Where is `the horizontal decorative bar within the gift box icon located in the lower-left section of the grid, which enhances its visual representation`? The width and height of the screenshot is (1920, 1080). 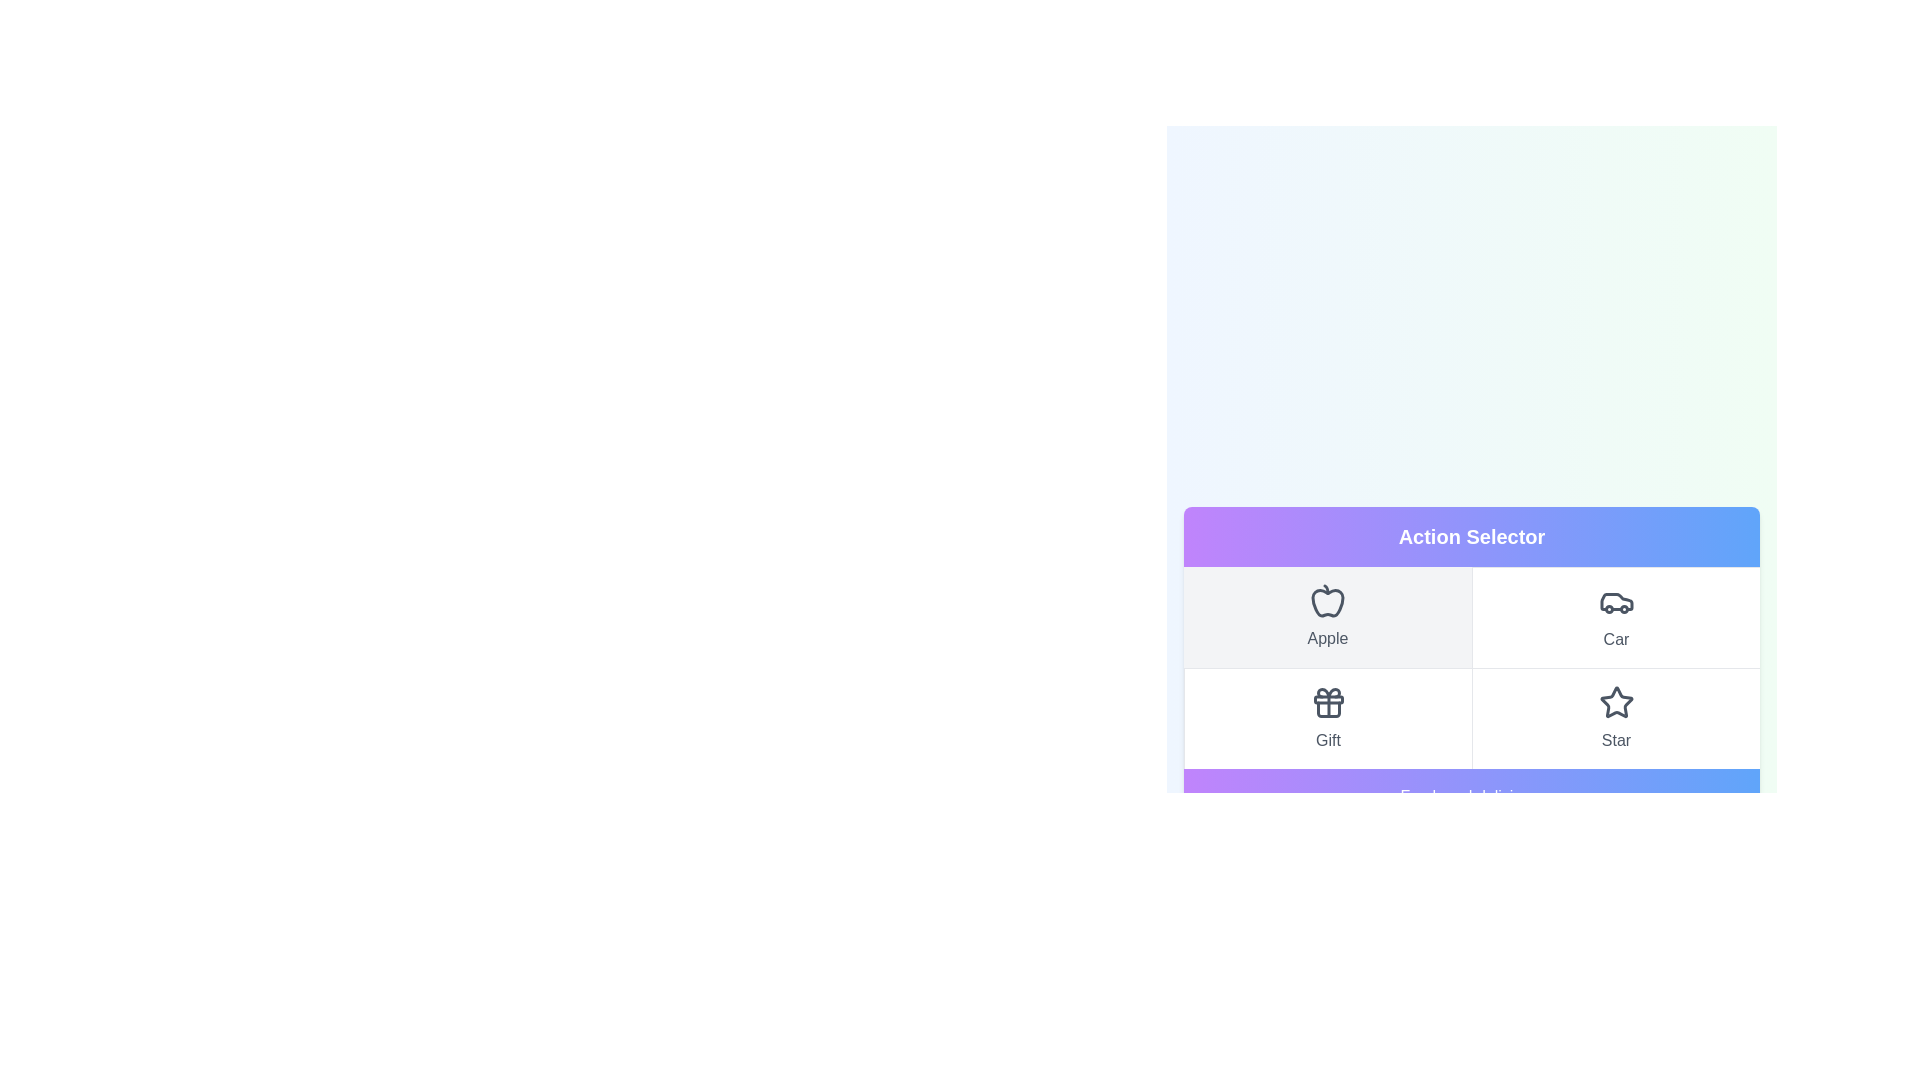 the horizontal decorative bar within the gift box icon located in the lower-left section of the grid, which enhances its visual representation is located at coordinates (1328, 698).